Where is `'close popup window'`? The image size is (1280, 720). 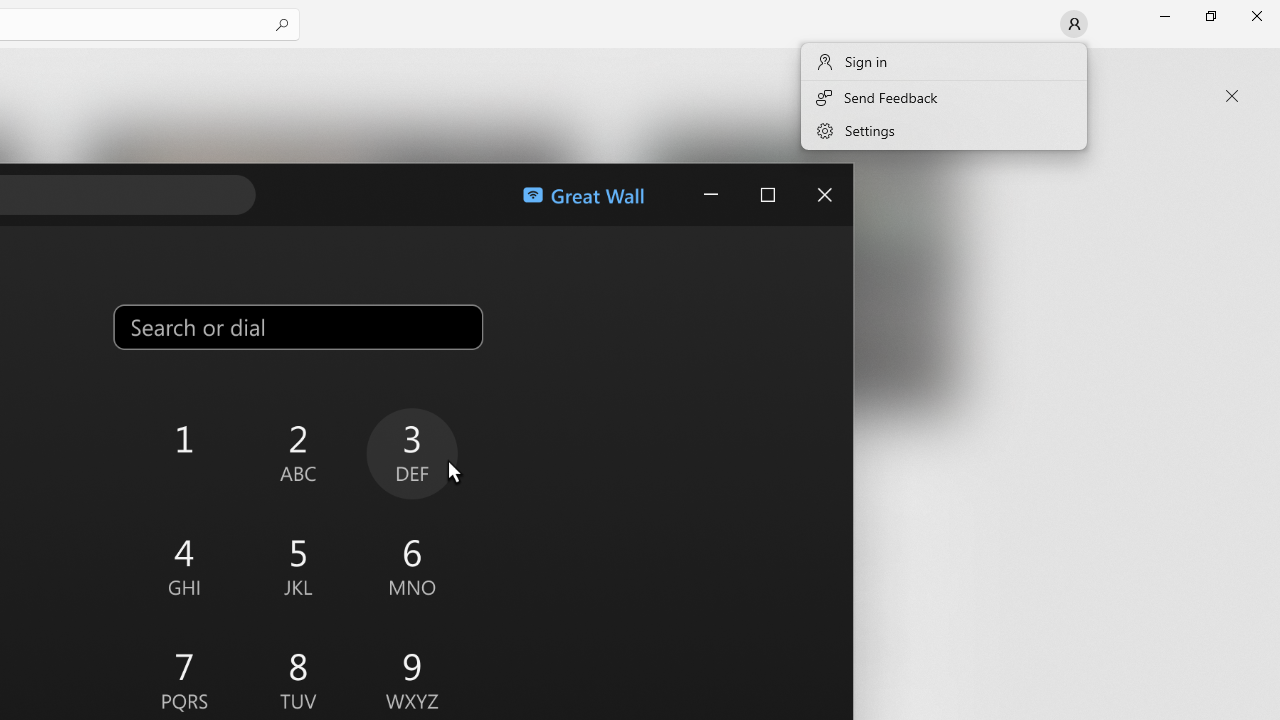
'close popup window' is located at coordinates (1231, 96).